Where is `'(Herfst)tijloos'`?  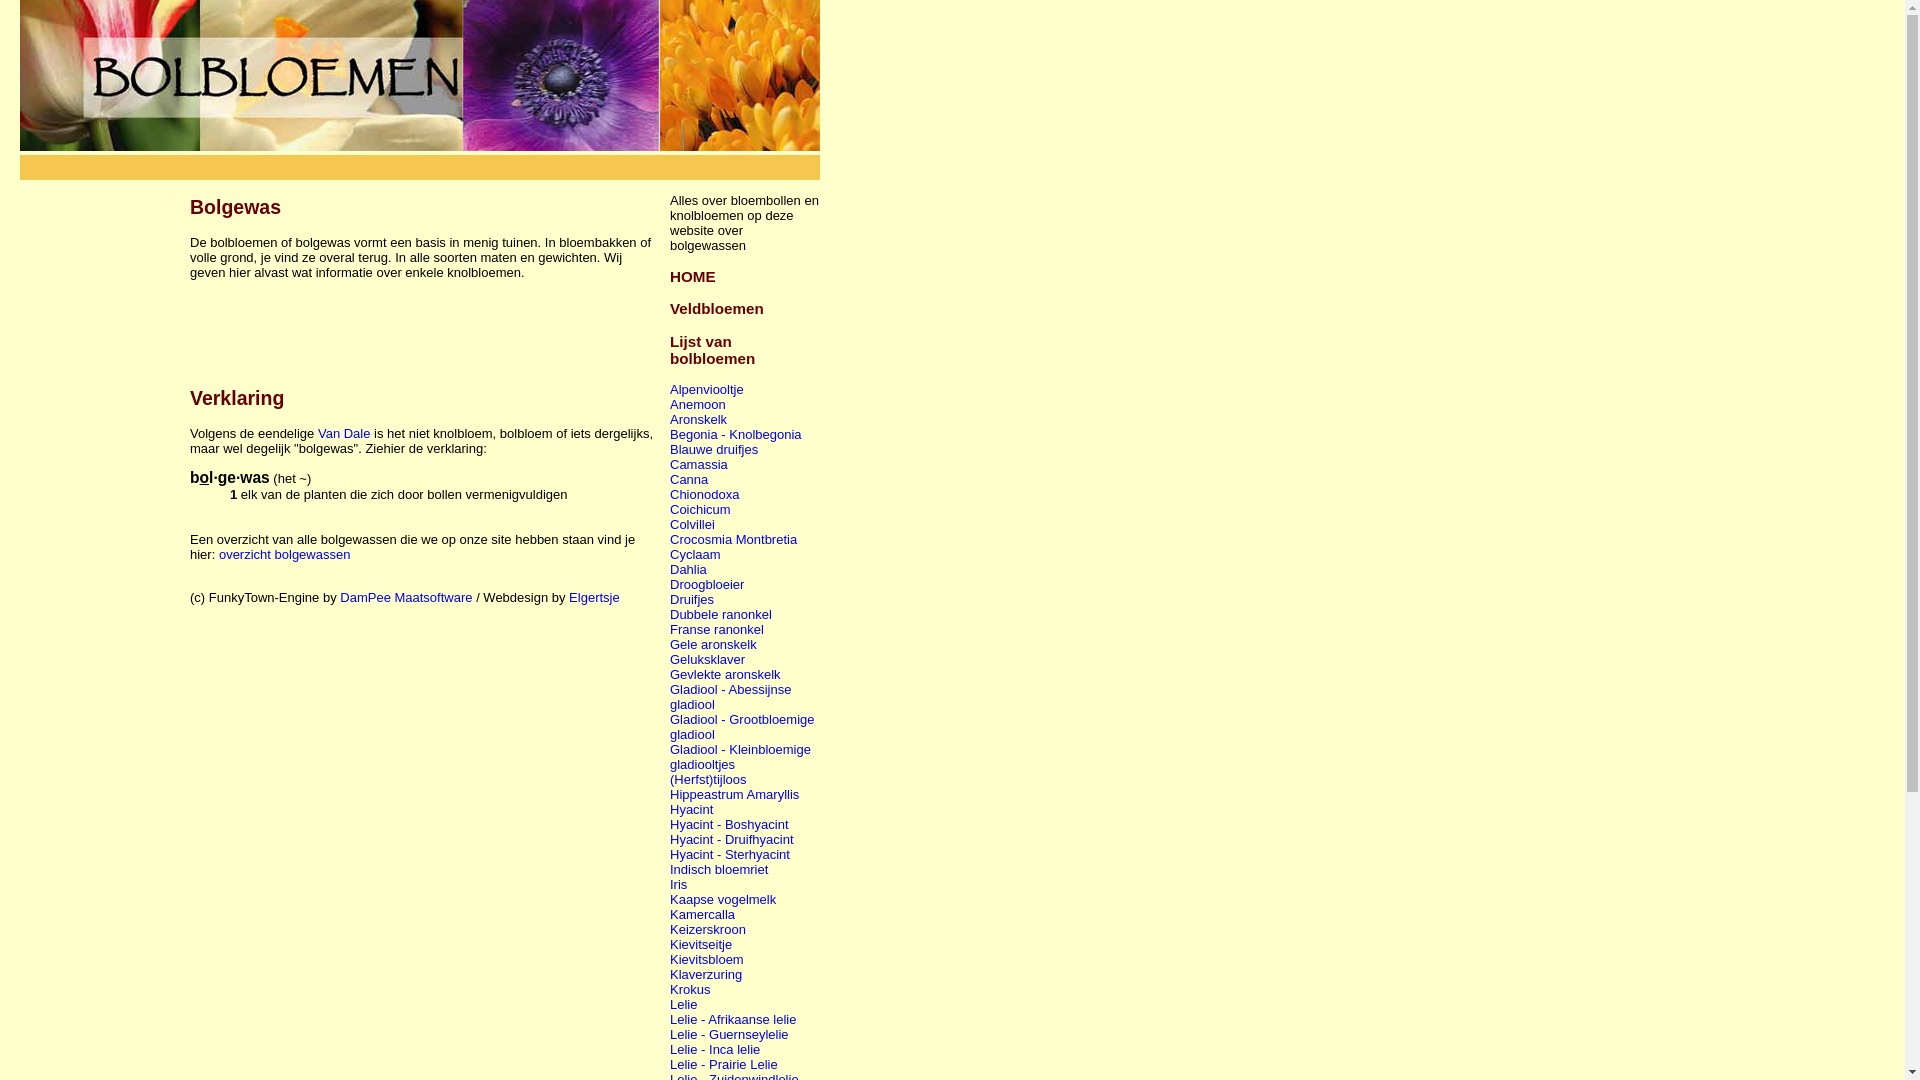
'(Herfst)tijloos' is located at coordinates (708, 778).